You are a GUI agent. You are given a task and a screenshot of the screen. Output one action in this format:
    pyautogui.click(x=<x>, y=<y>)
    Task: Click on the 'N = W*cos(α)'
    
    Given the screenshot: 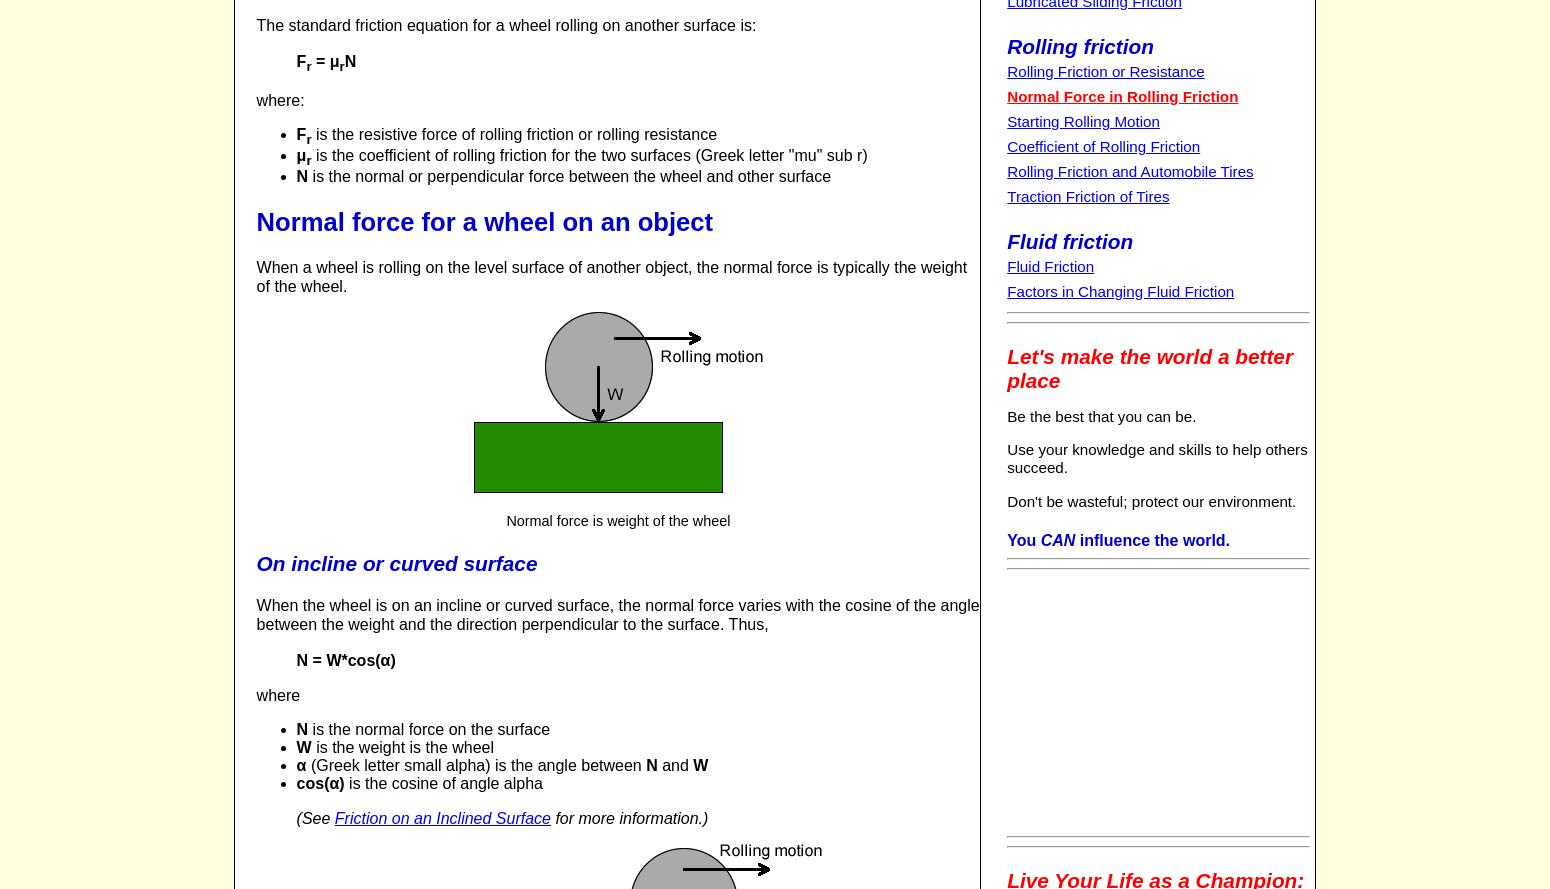 What is the action you would take?
    pyautogui.click(x=344, y=659)
    